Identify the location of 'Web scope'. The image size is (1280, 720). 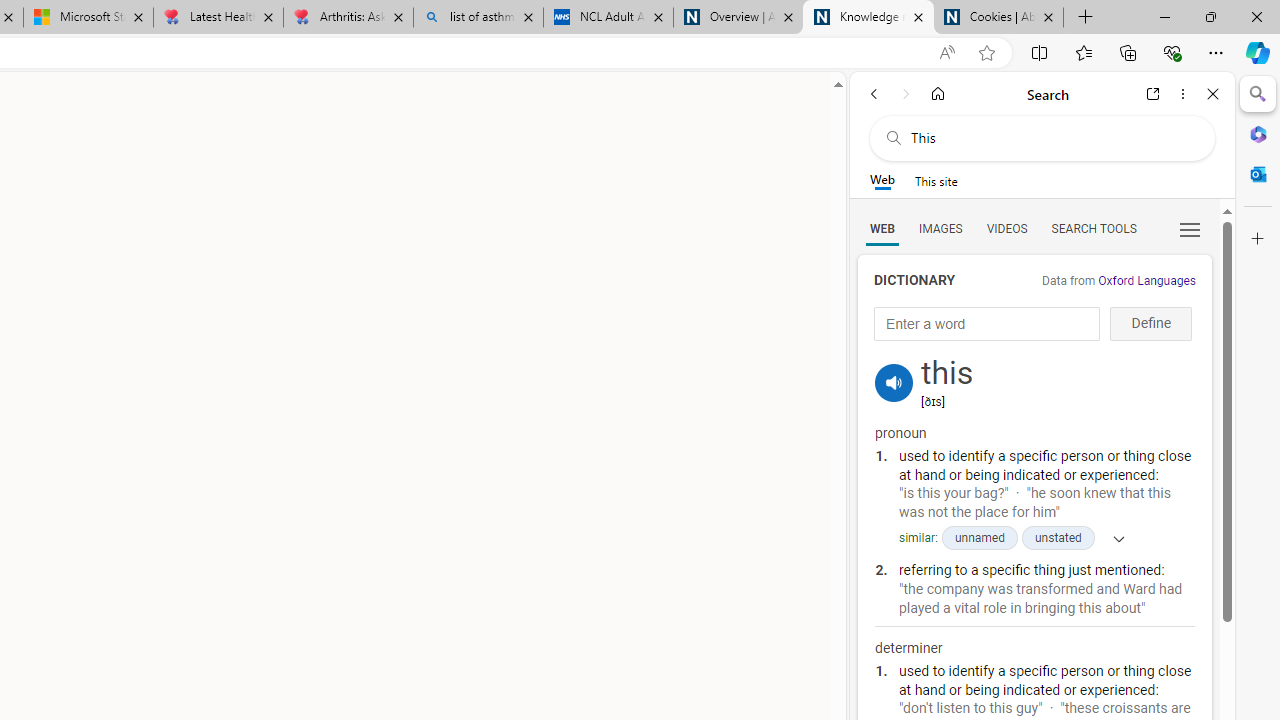
(881, 180).